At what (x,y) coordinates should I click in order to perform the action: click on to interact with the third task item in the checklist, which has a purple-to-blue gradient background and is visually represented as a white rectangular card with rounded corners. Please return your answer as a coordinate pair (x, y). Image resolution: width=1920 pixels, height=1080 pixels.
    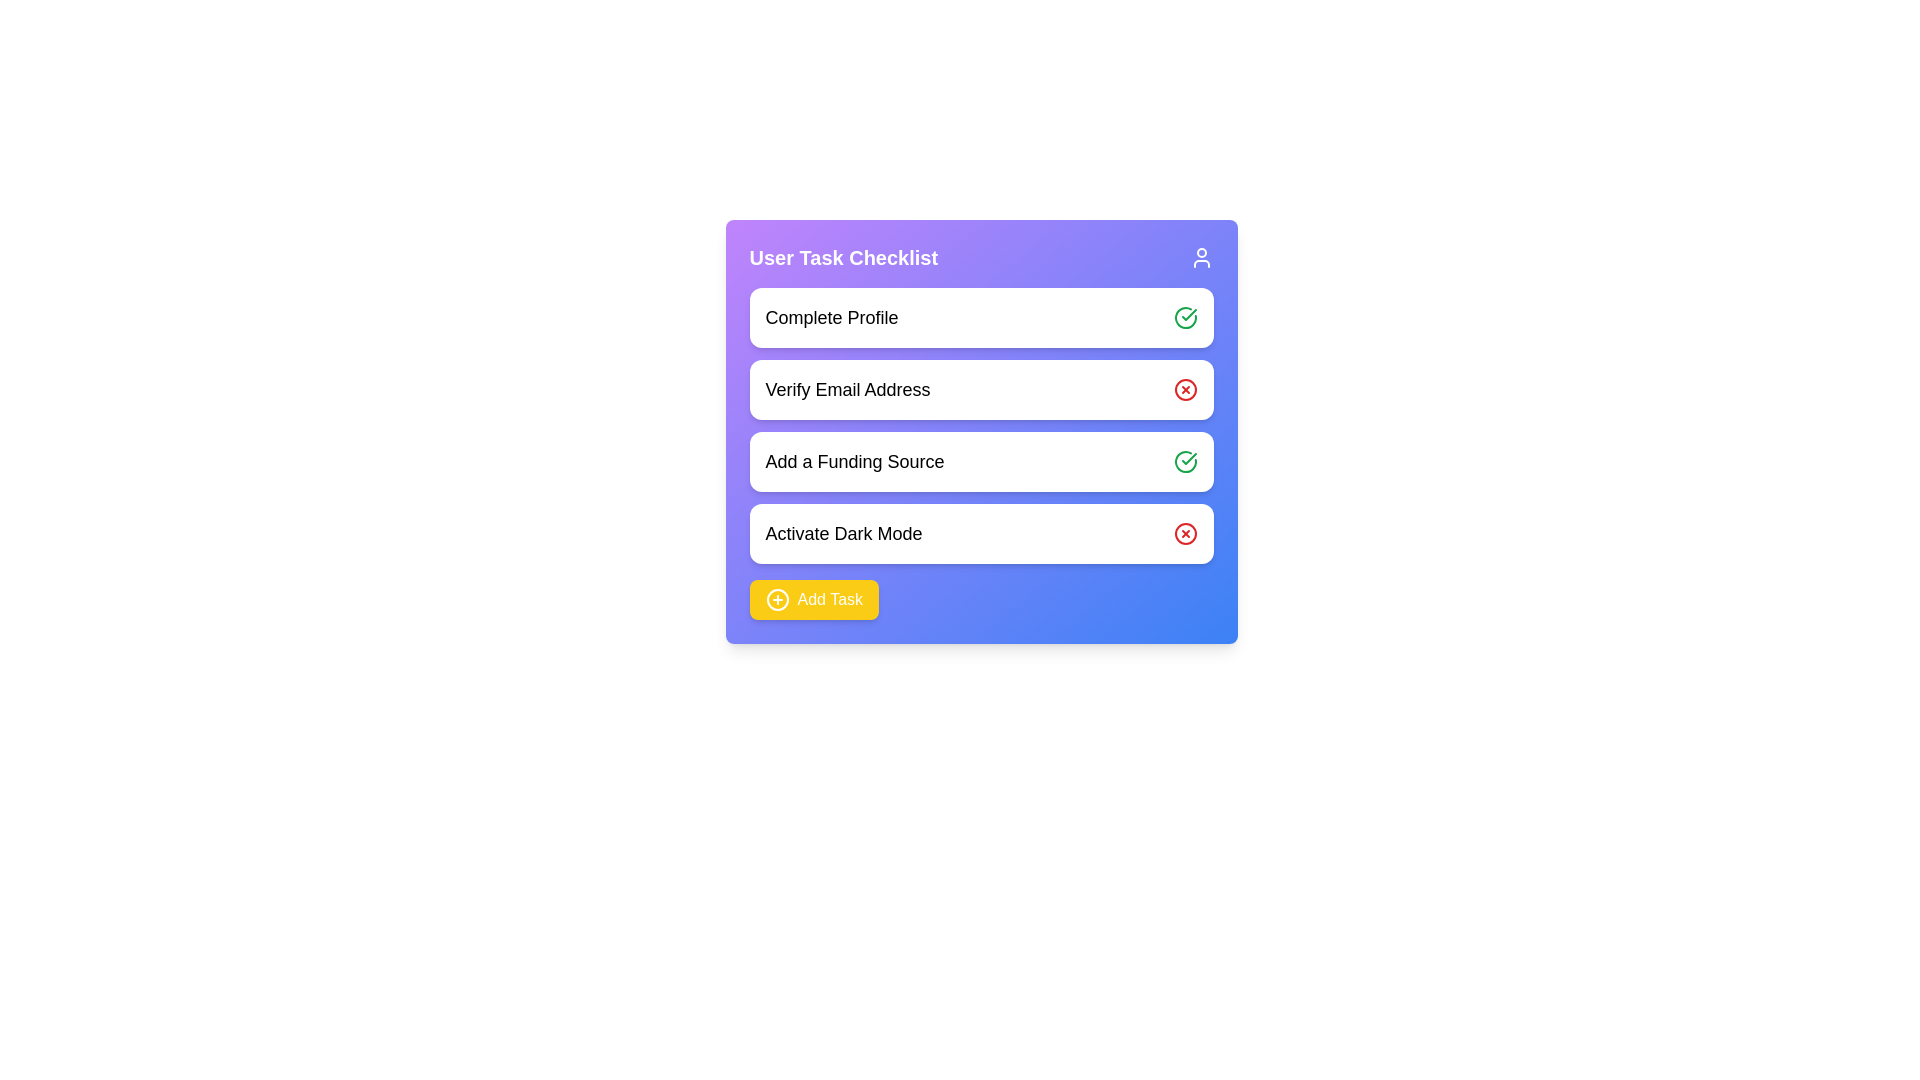
    Looking at the image, I should click on (981, 431).